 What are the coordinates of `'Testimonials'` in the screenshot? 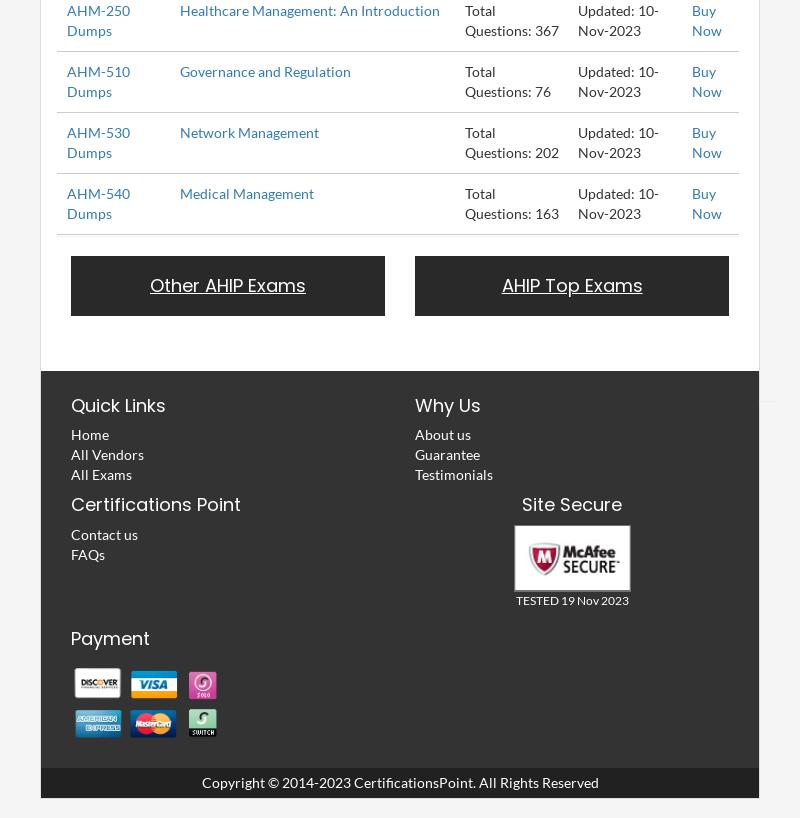 It's located at (453, 473).